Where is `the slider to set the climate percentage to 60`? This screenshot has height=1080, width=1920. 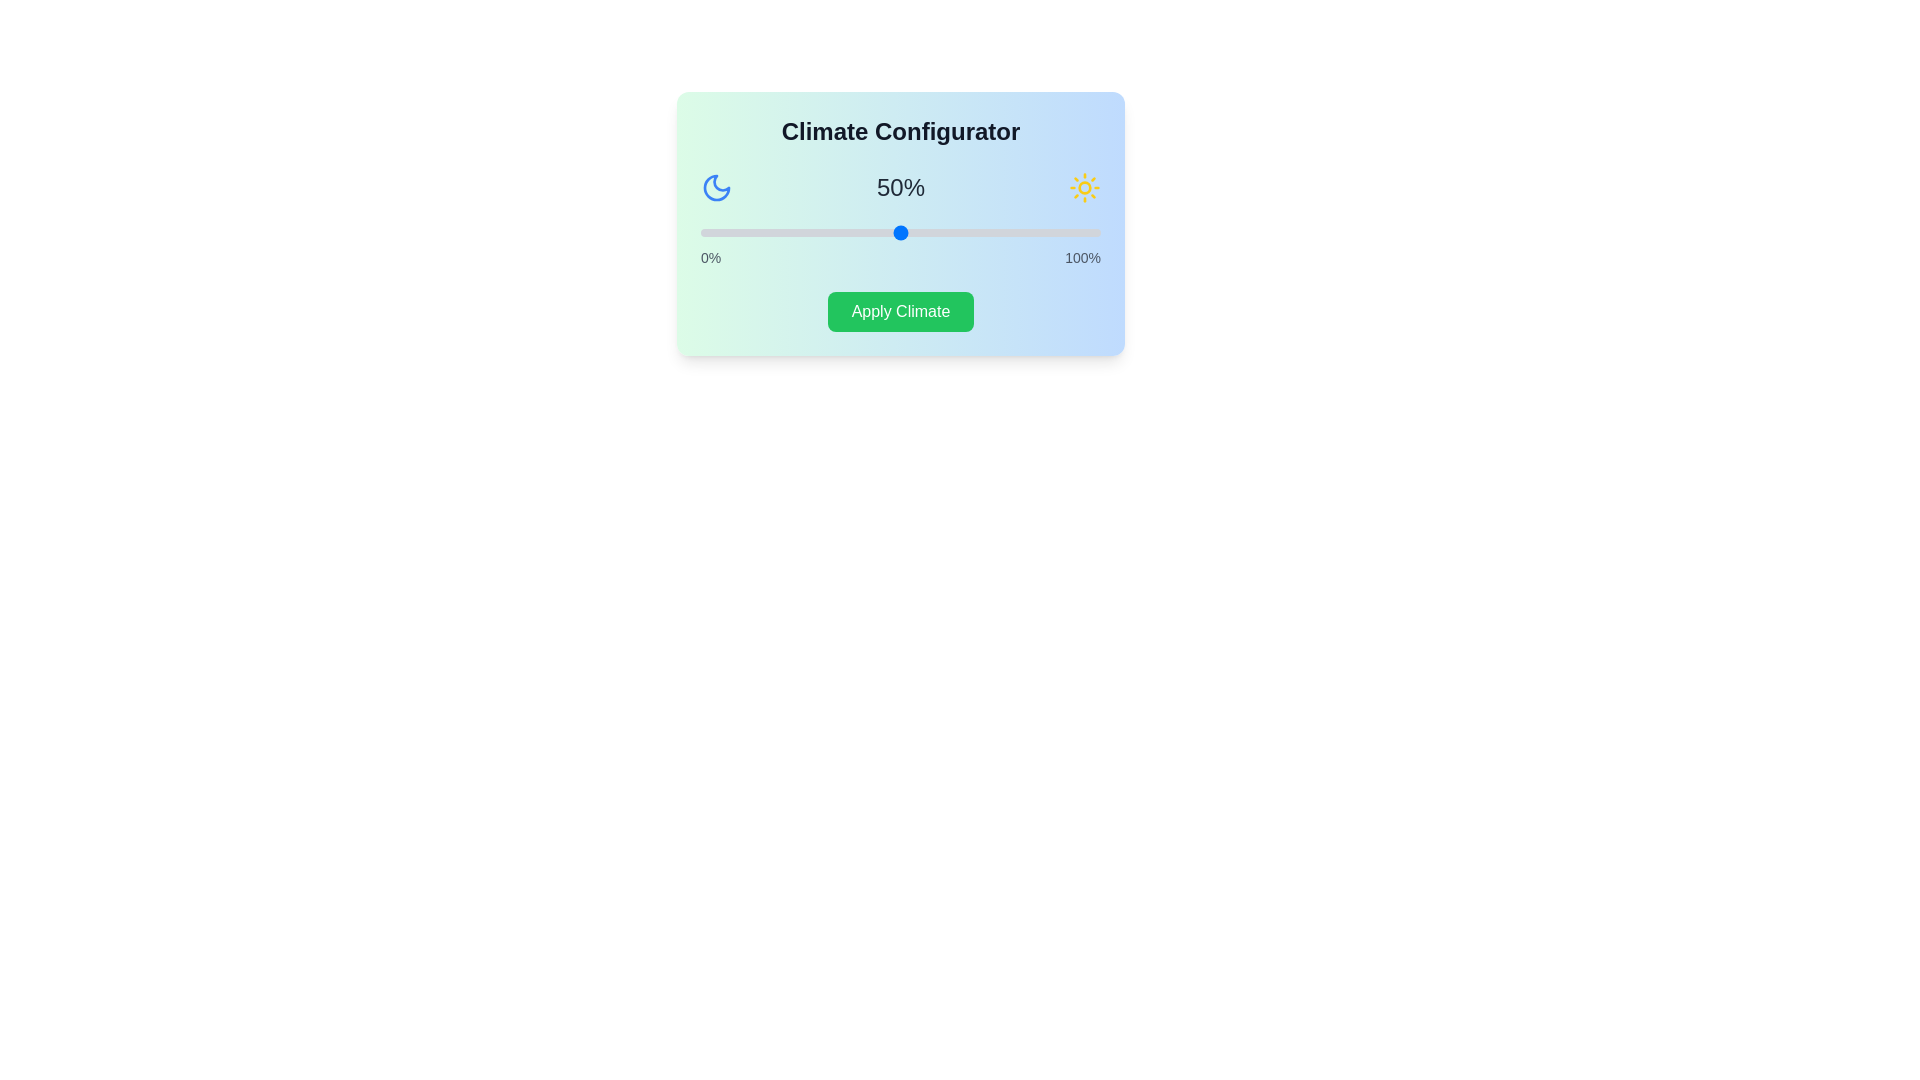 the slider to set the climate percentage to 60 is located at coordinates (939, 231).